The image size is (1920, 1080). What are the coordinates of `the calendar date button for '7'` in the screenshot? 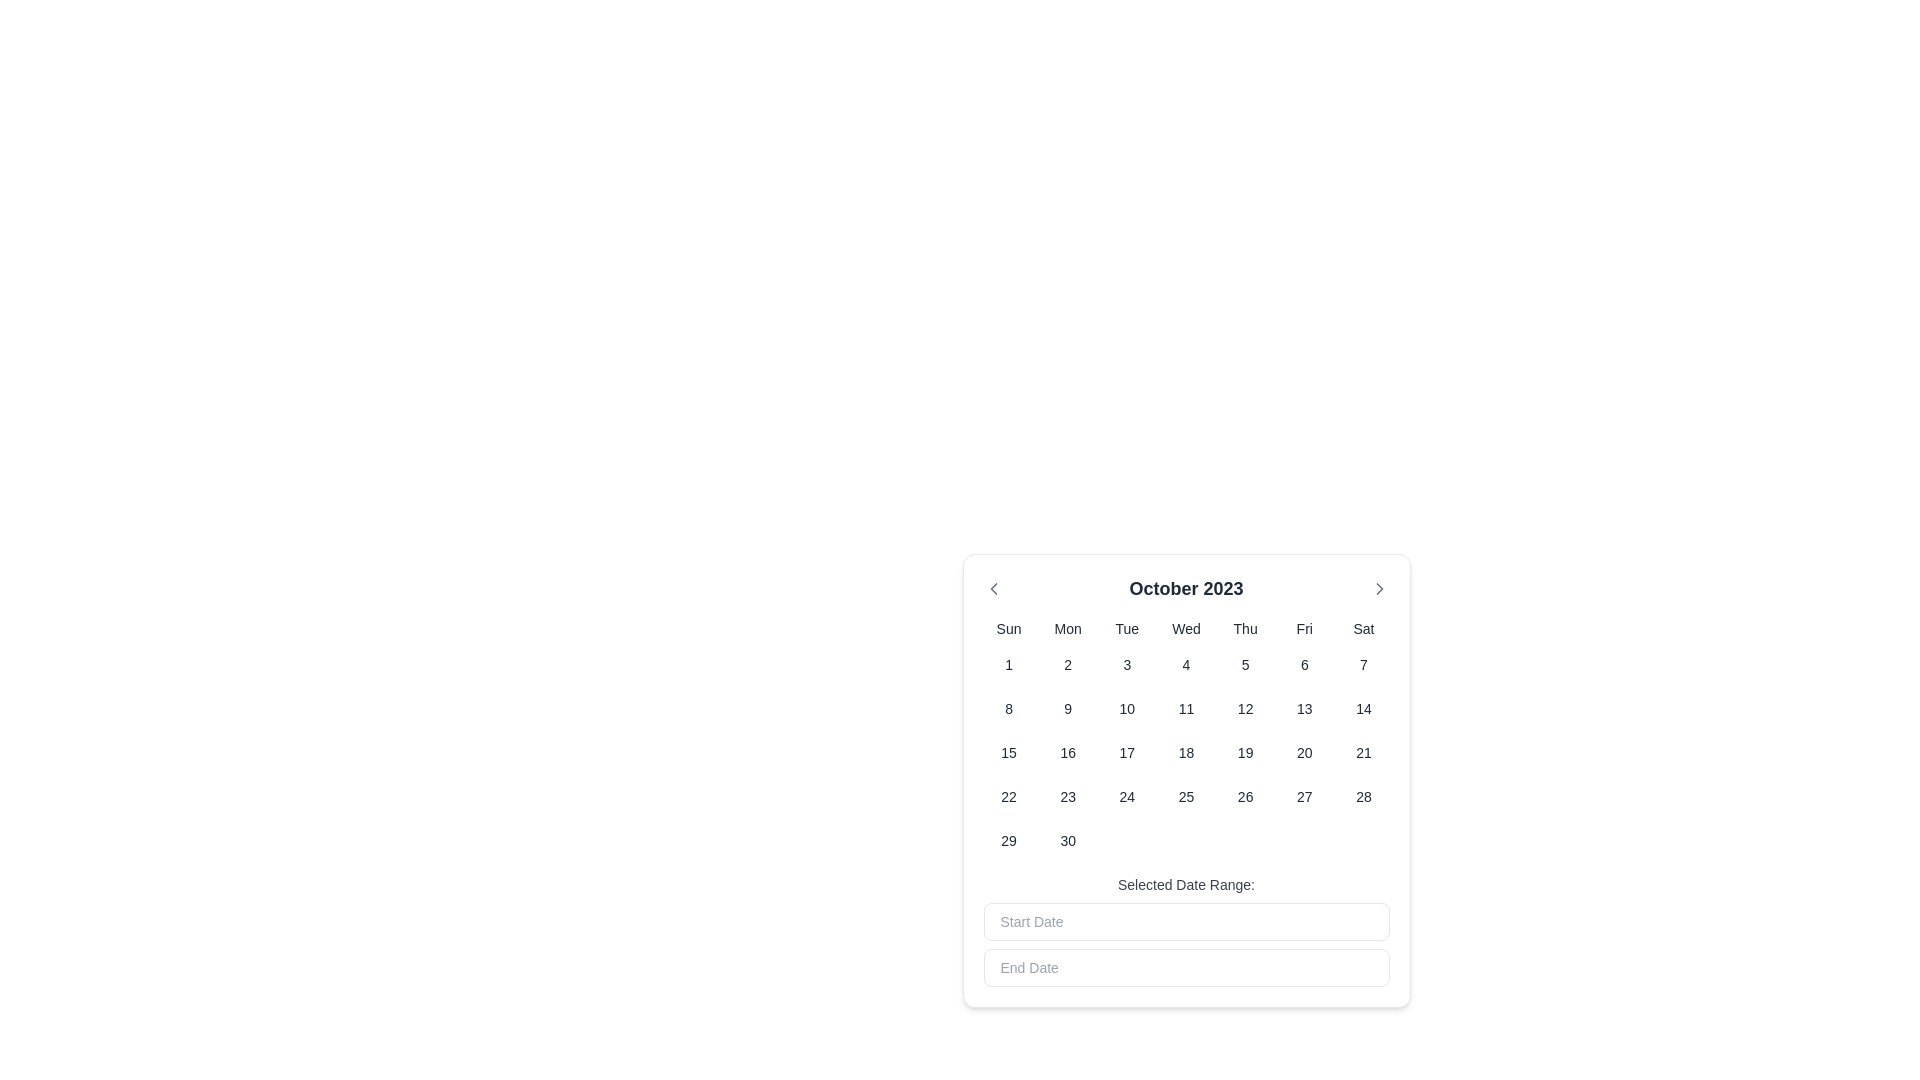 It's located at (1362, 664).